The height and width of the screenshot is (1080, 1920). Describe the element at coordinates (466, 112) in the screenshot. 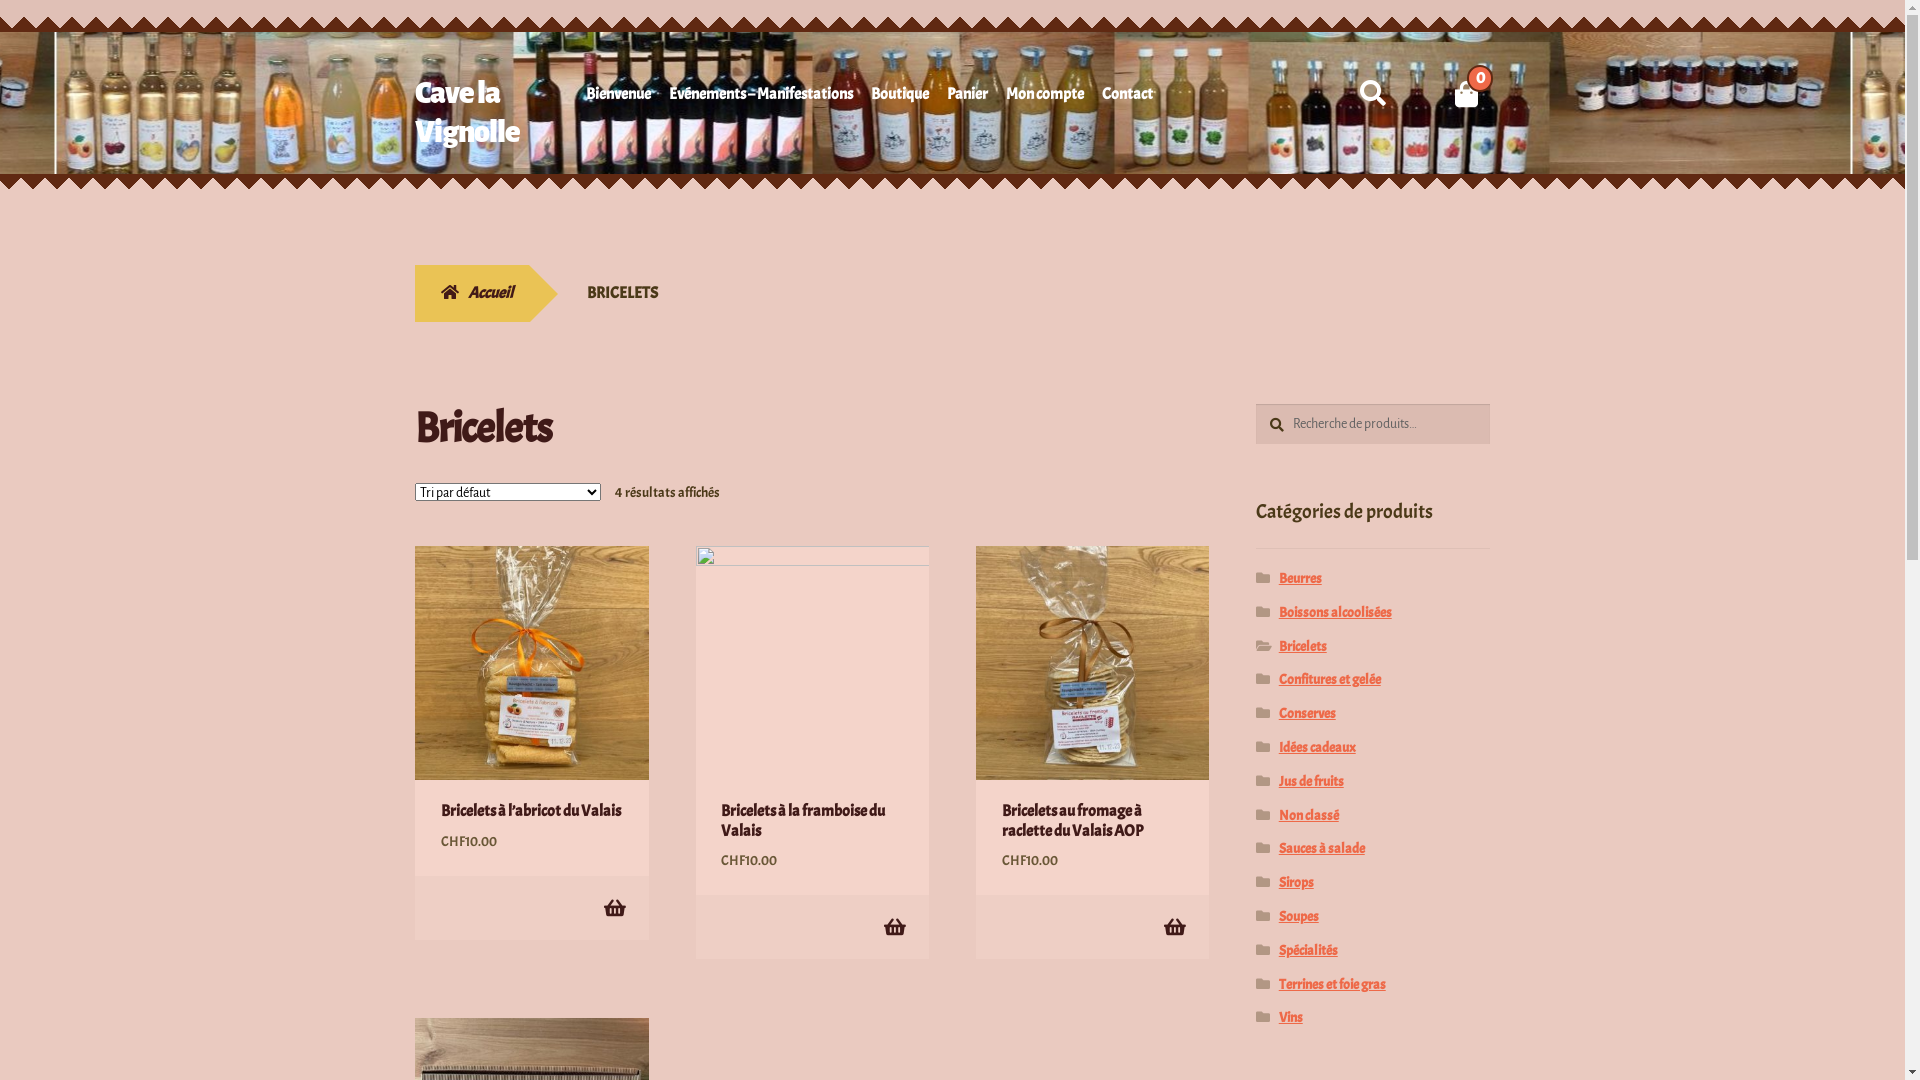

I see `'Cave la Vignolle'` at that location.